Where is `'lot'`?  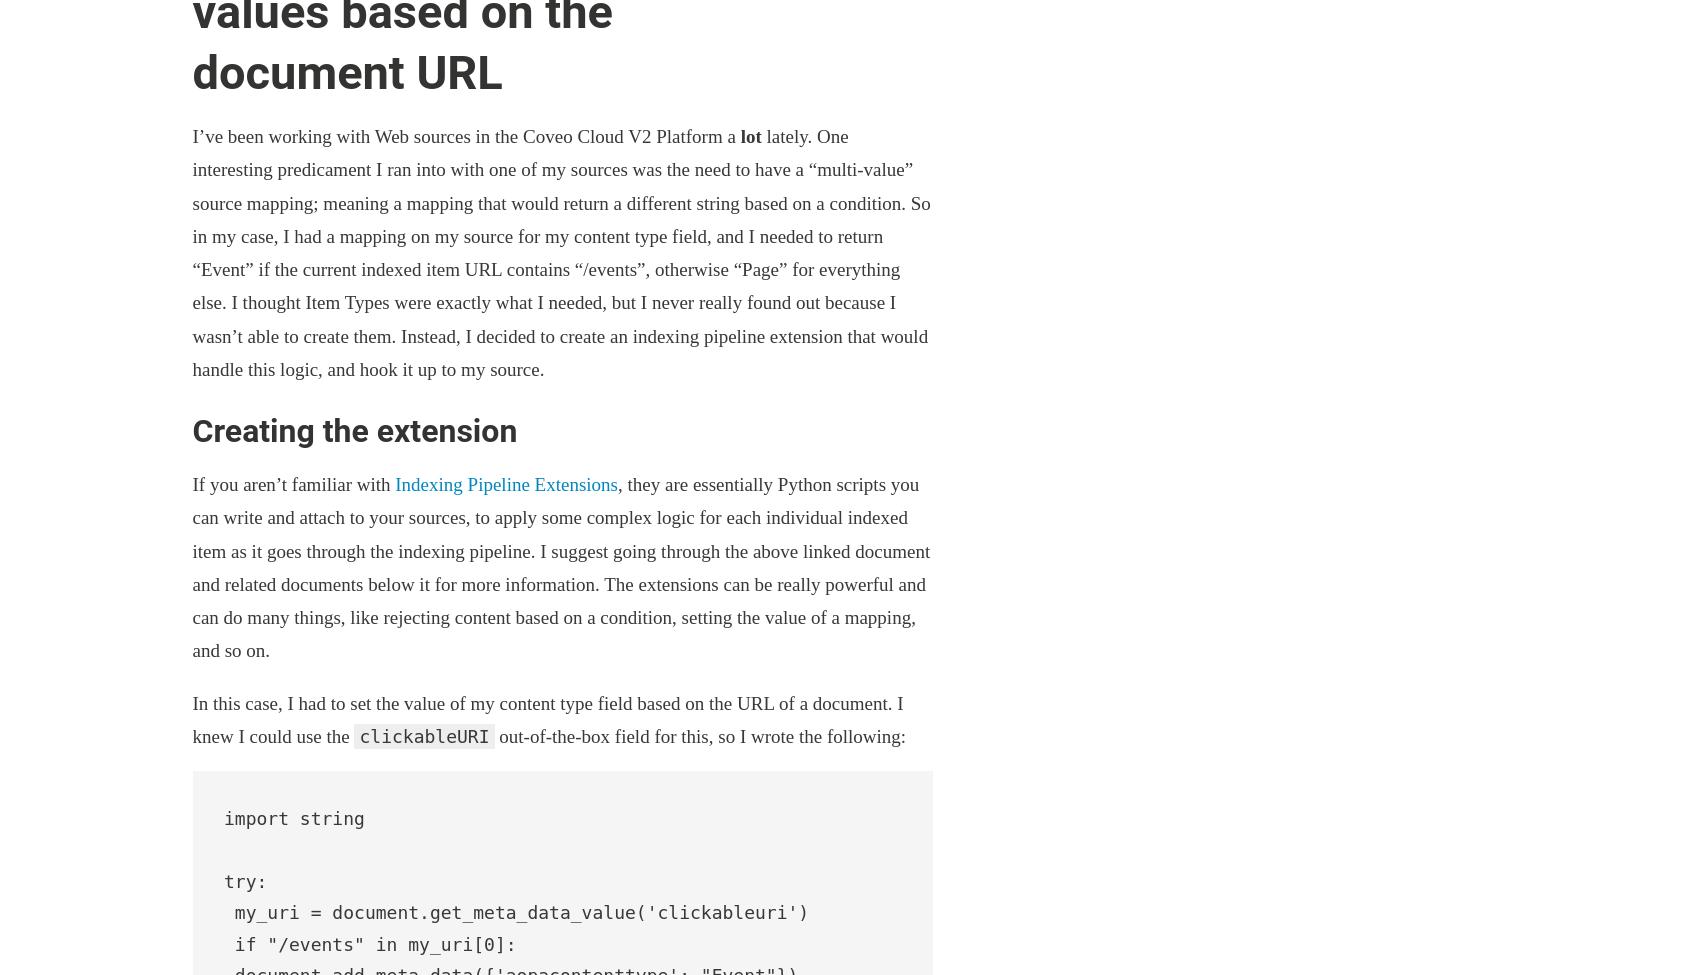 'lot' is located at coordinates (739, 135).